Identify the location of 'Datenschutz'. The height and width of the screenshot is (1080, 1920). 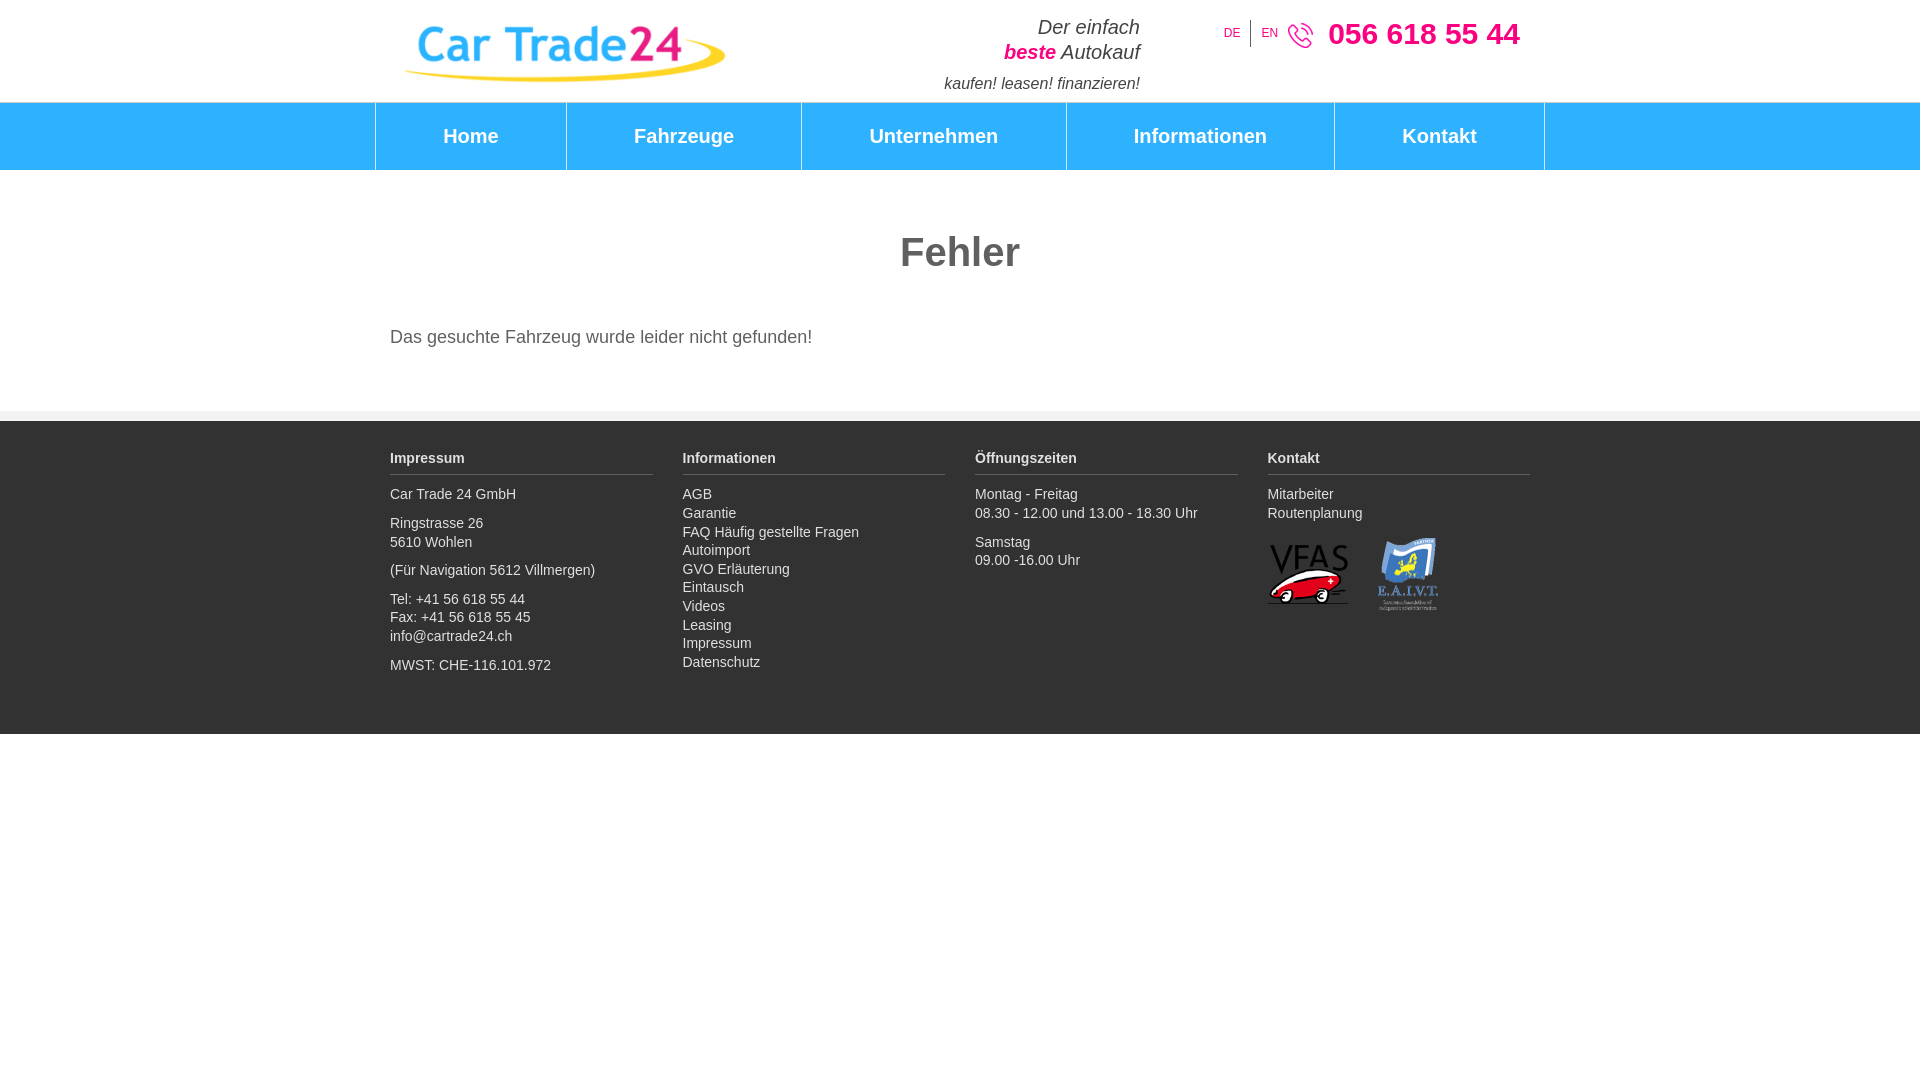
(681, 662).